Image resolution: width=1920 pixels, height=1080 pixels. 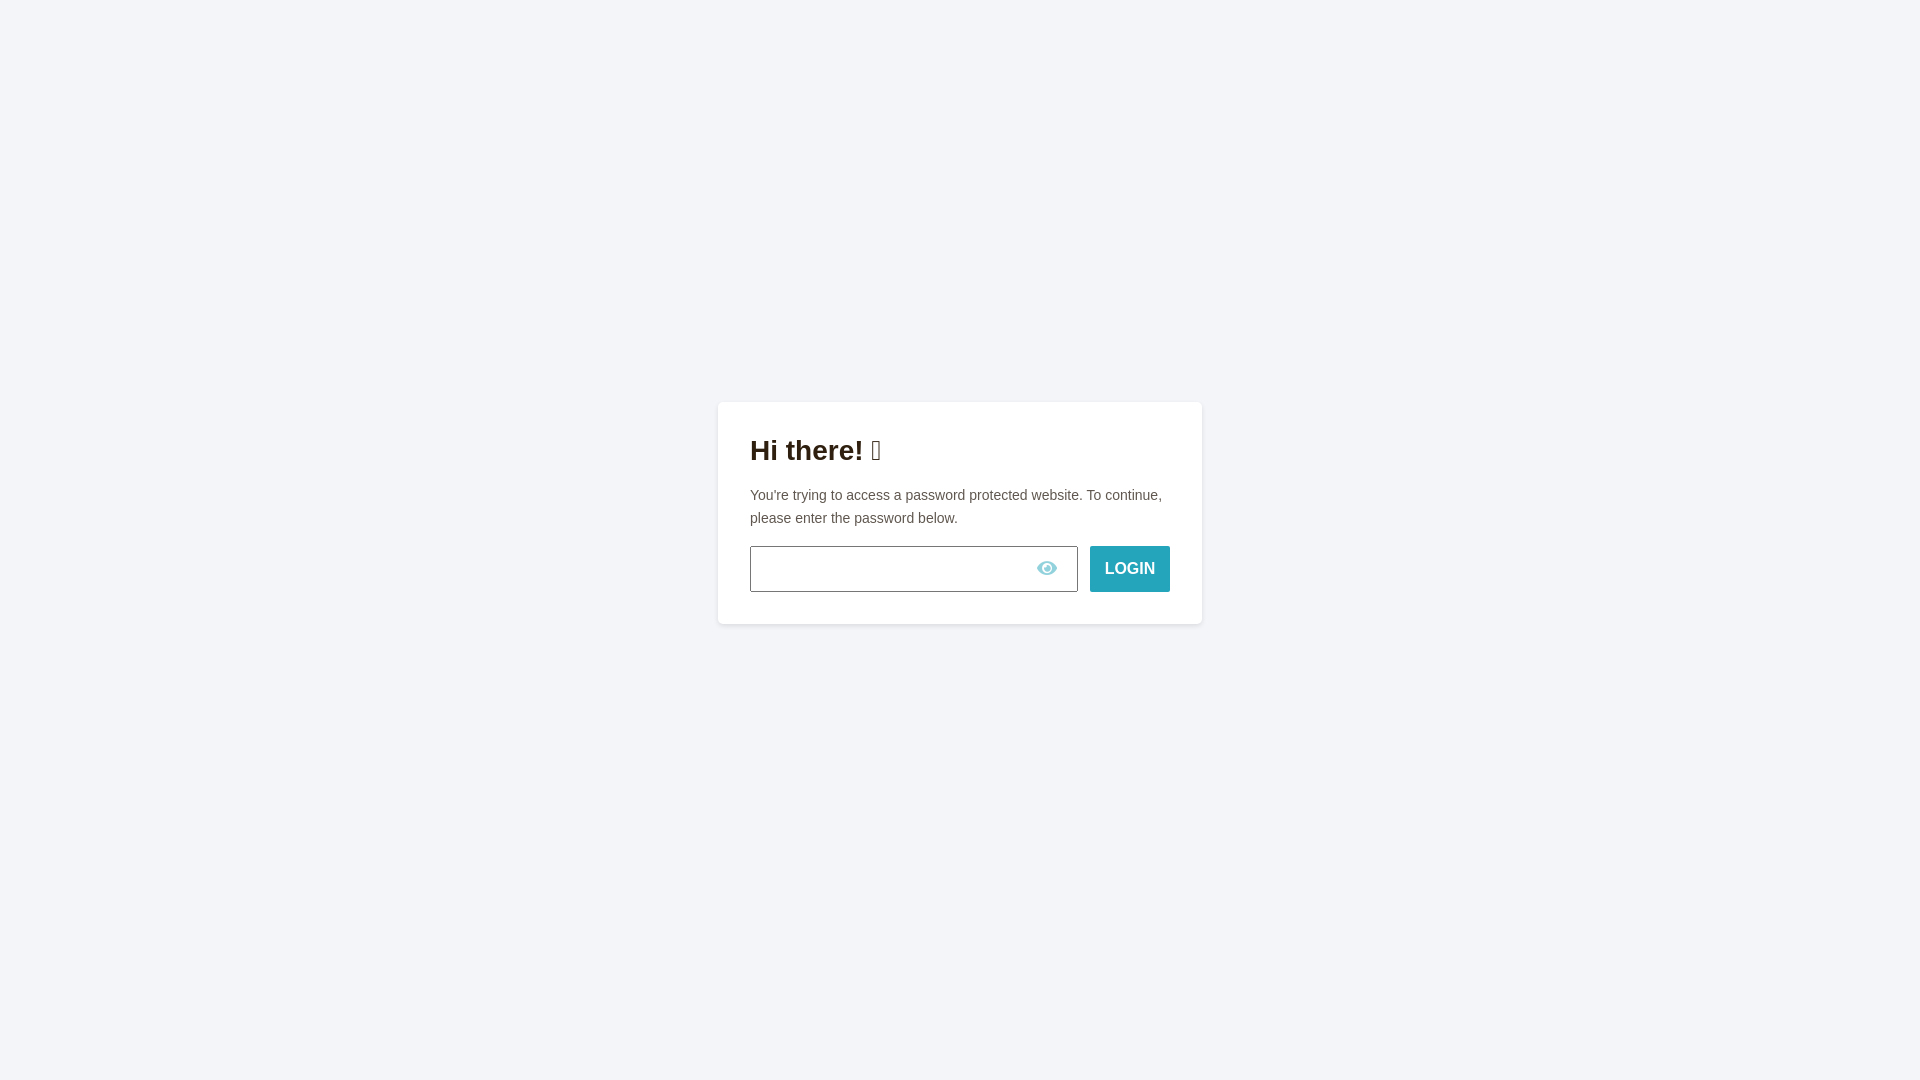 What do you see at coordinates (1129, 569) in the screenshot?
I see `'Login'` at bounding box center [1129, 569].